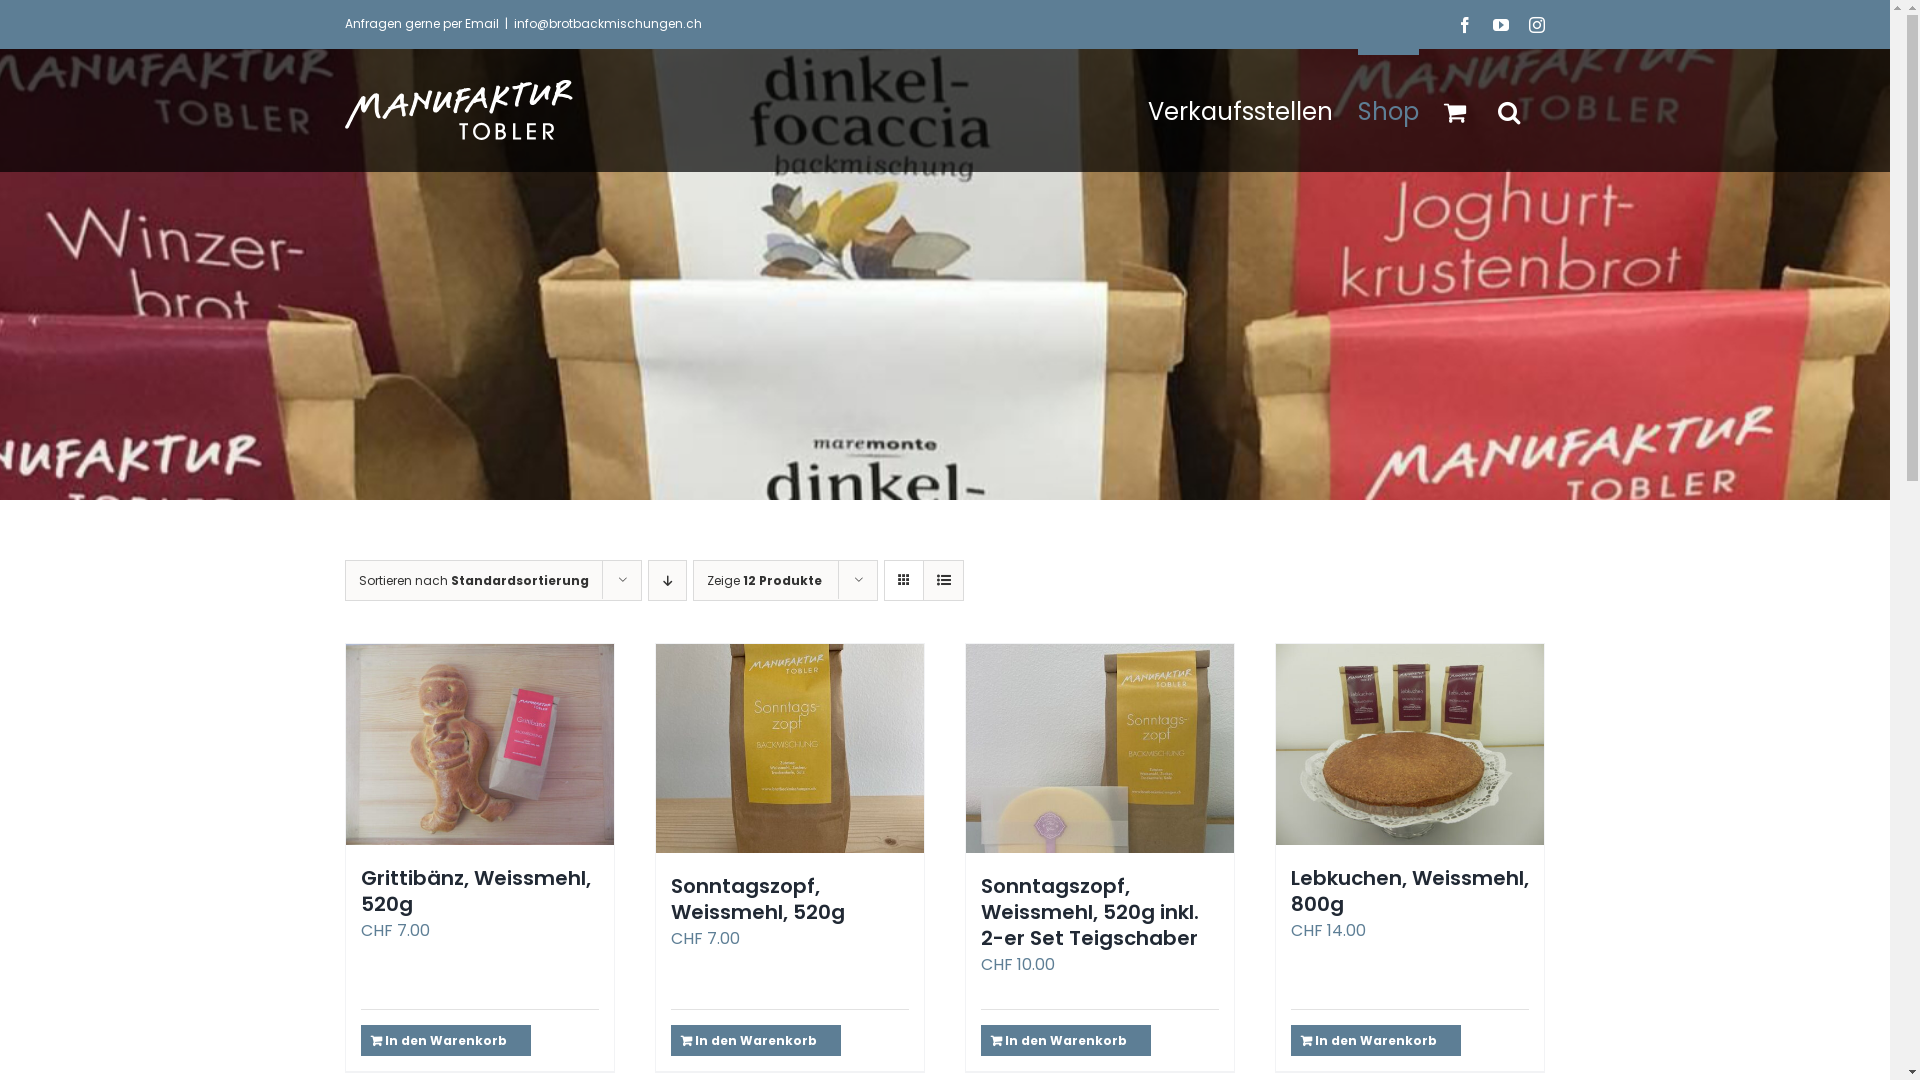 Image resolution: width=1920 pixels, height=1080 pixels. Describe the element at coordinates (763, 580) in the screenshot. I see `'Zeige 12 Produkte'` at that location.